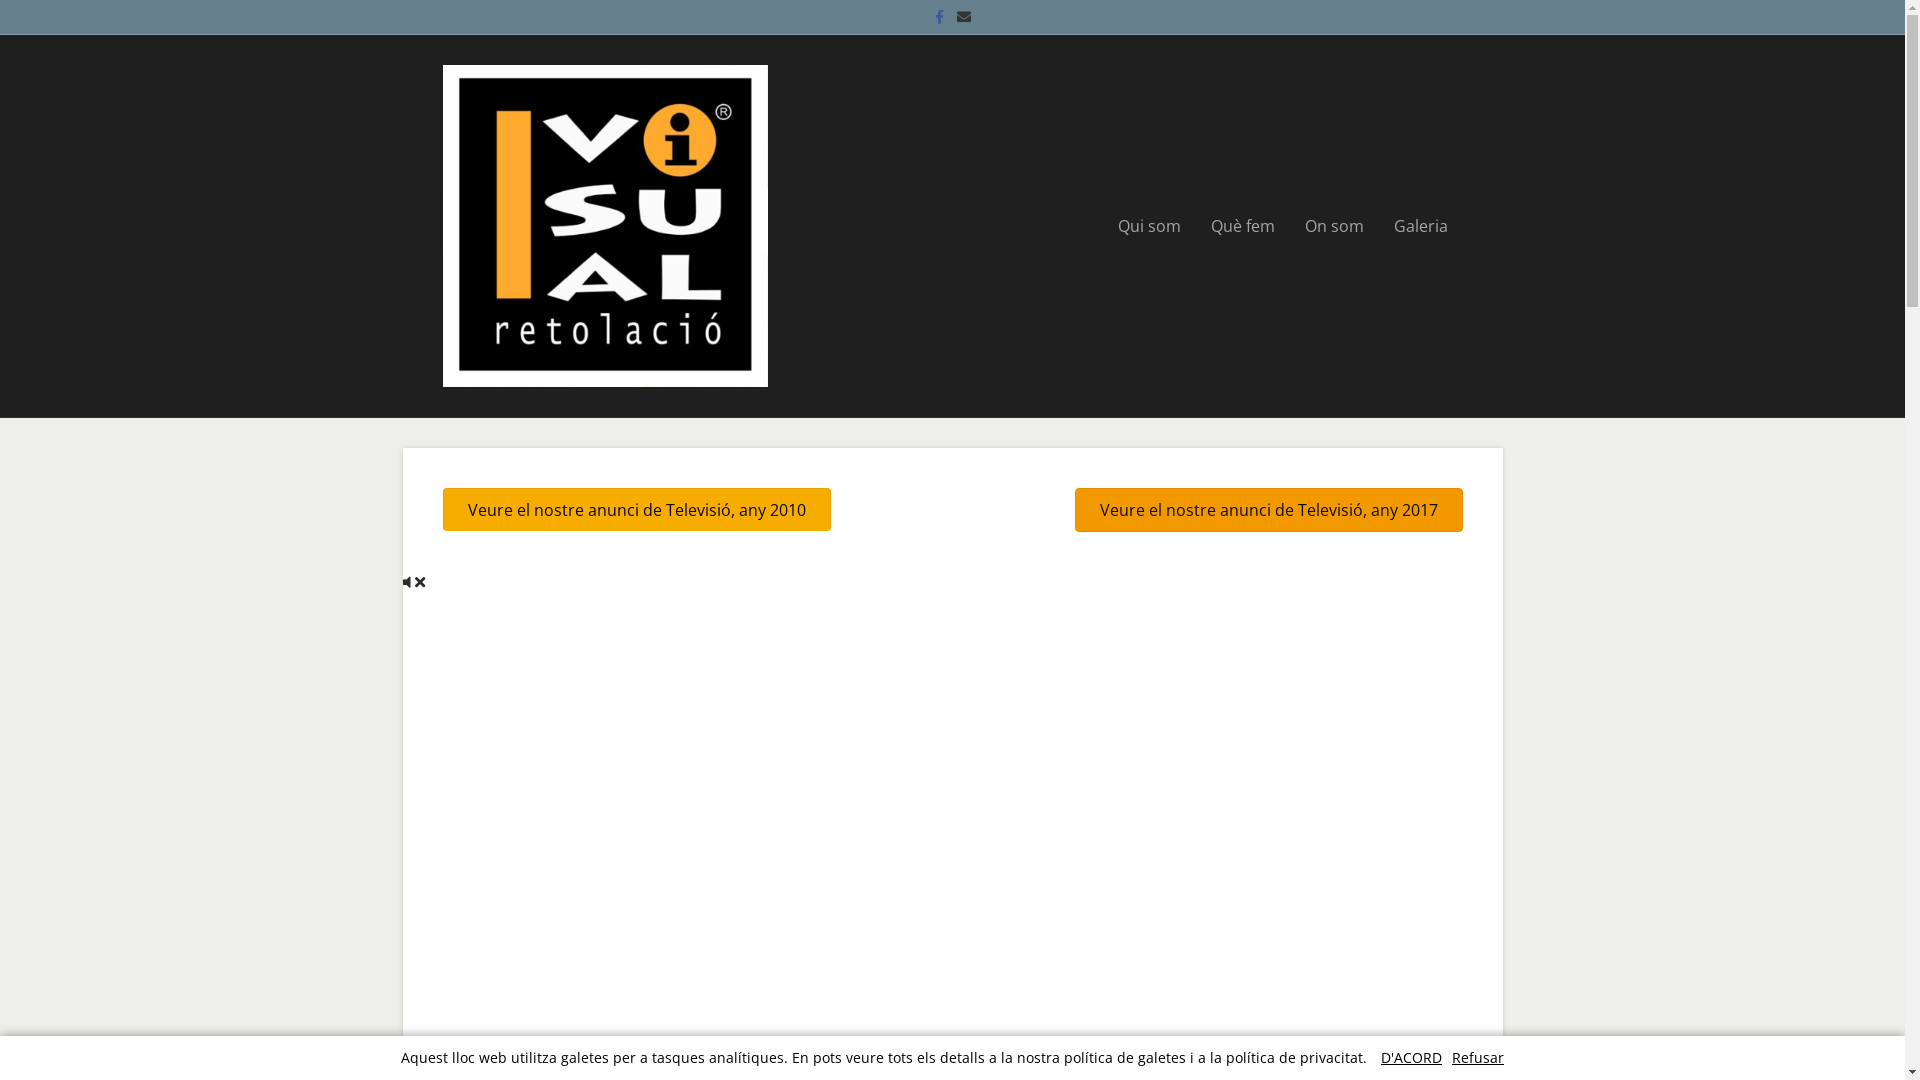  Describe the element at coordinates (1419, 225) in the screenshot. I see `'Galeria'` at that location.